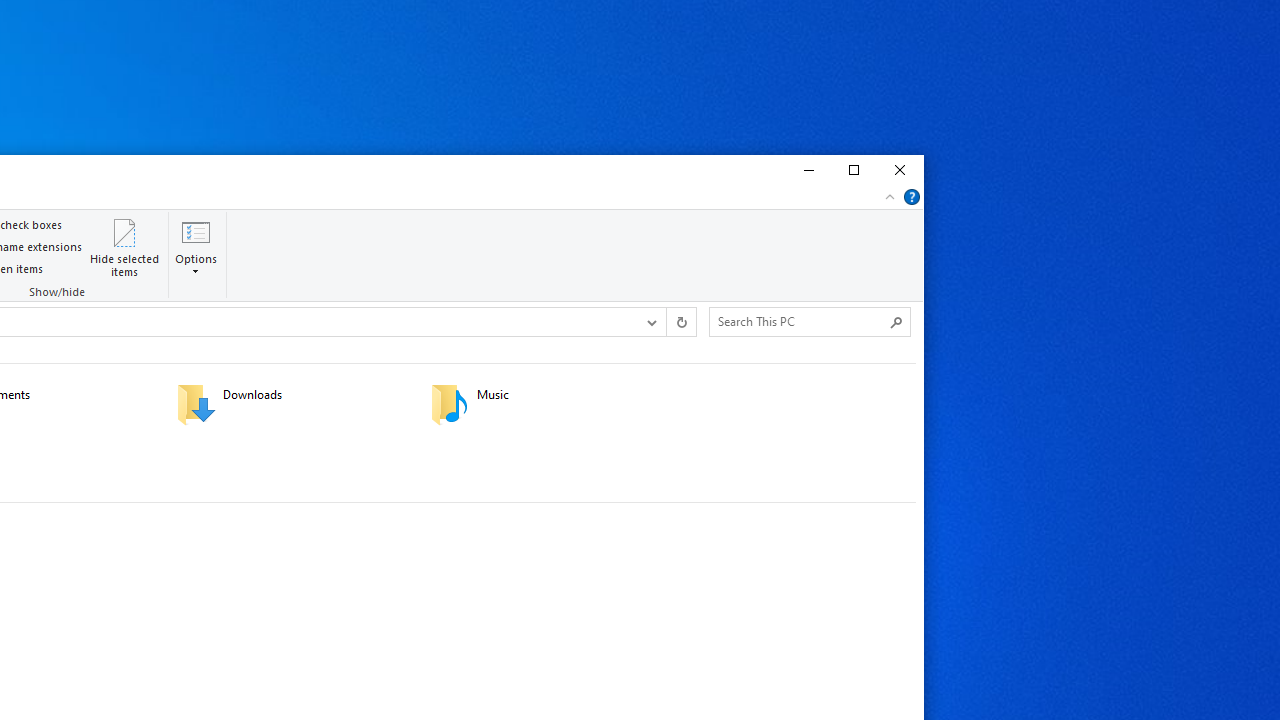 The image size is (1280, 720). Describe the element at coordinates (800, 320) in the screenshot. I see `'Search Box'` at that location.